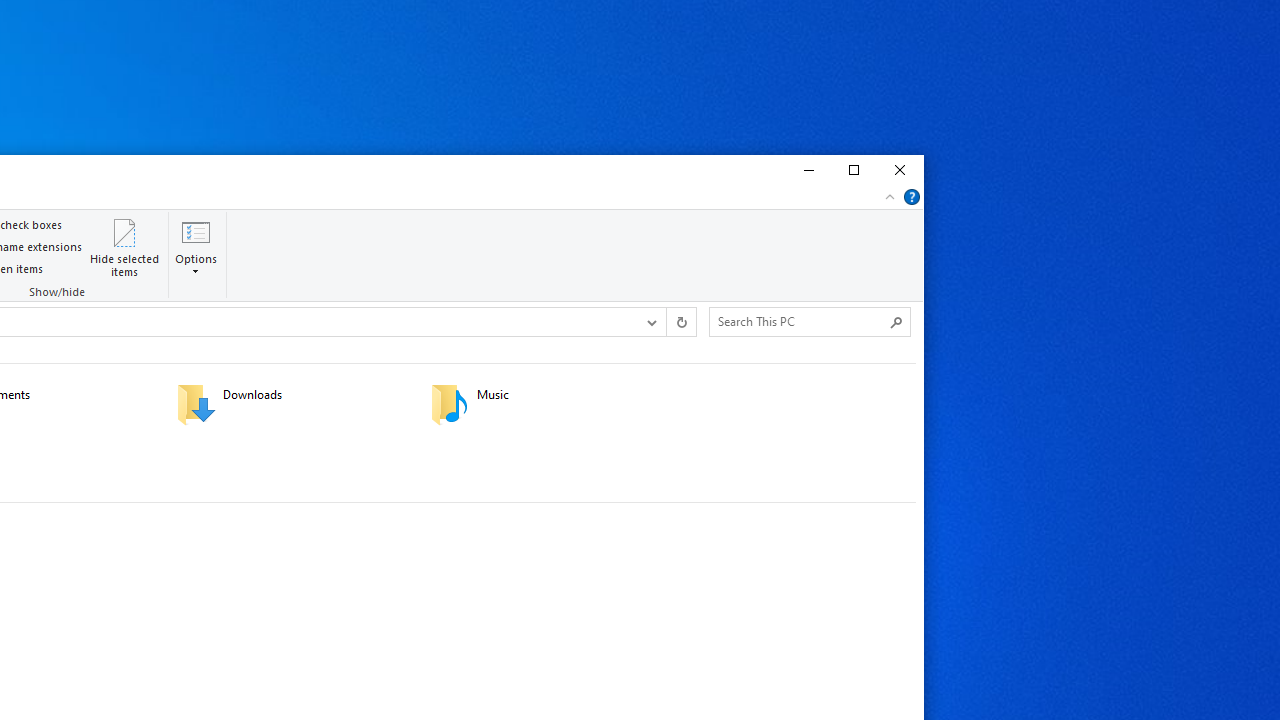 The image size is (1280, 720). Describe the element at coordinates (800, 320) in the screenshot. I see `'Search Box'` at that location.